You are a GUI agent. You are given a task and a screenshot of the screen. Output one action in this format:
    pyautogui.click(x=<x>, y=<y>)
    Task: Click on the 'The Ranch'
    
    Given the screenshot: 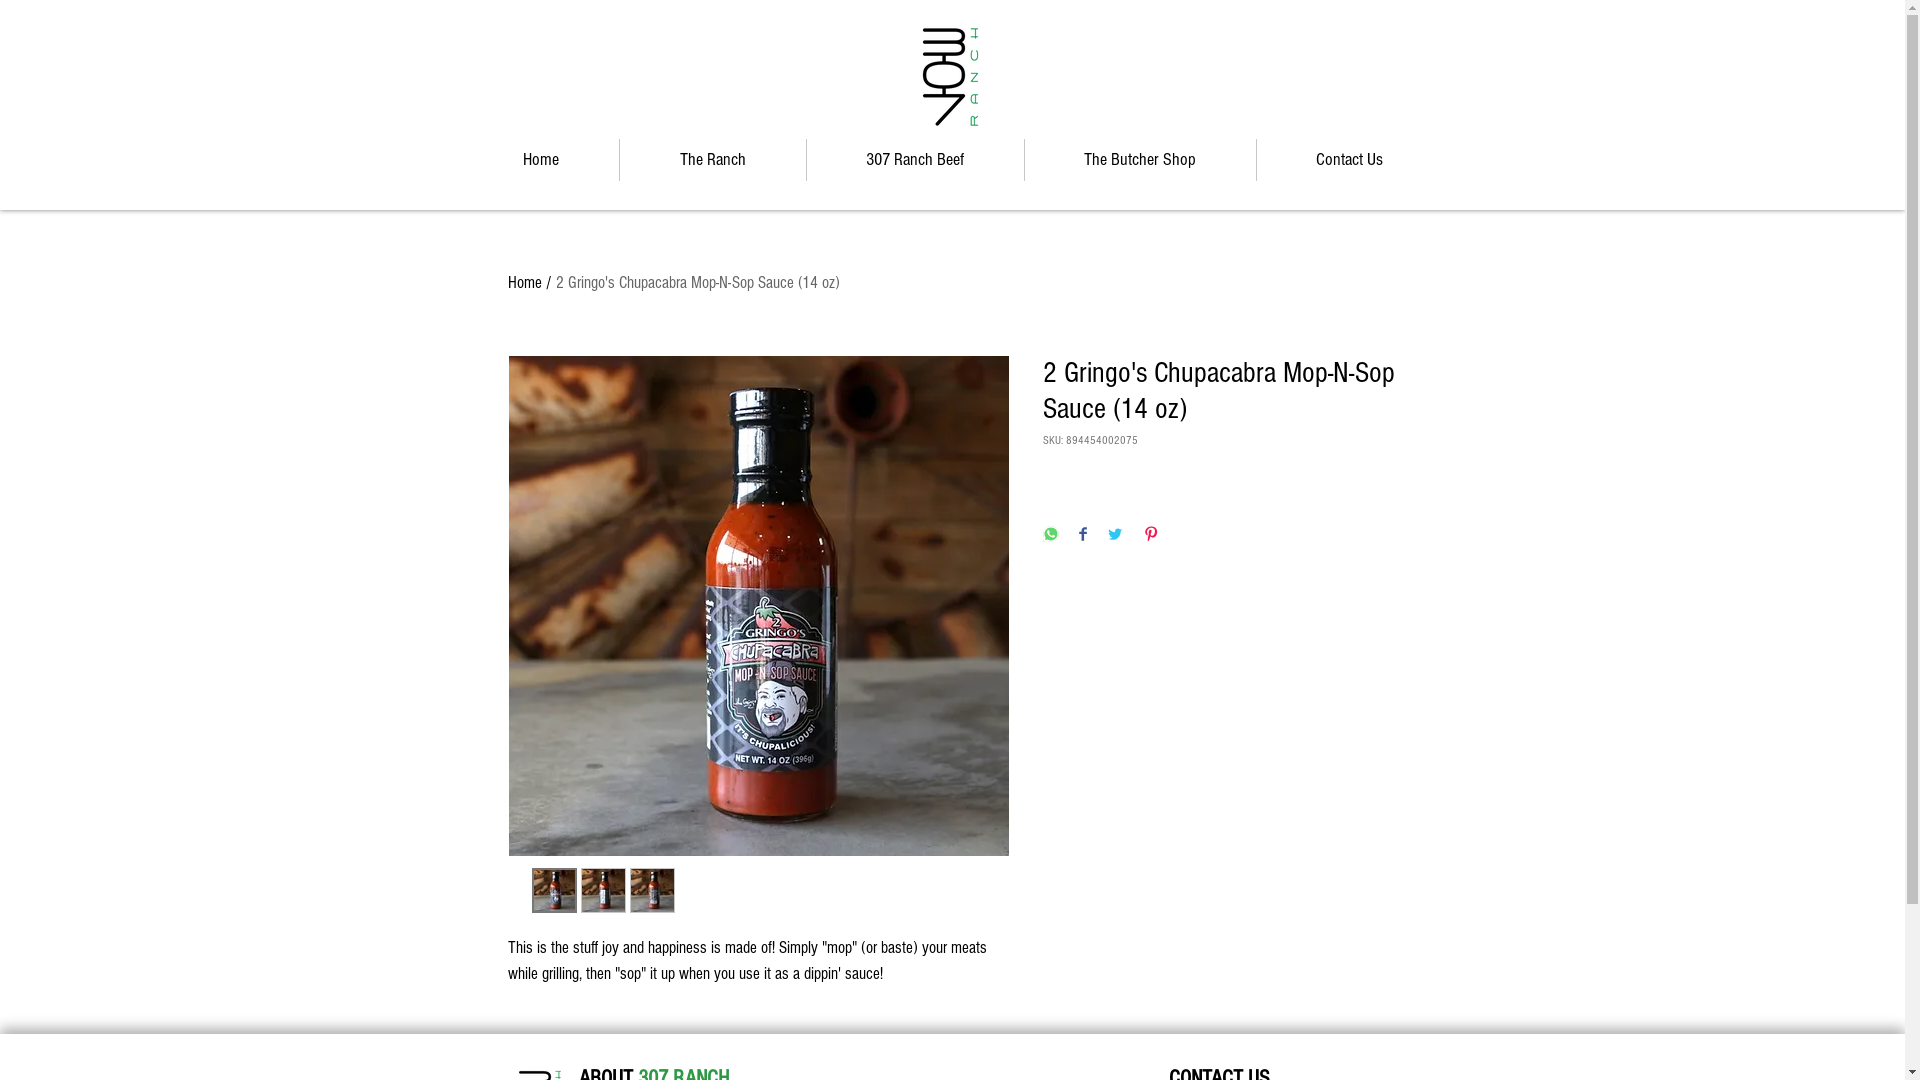 What is the action you would take?
    pyautogui.click(x=713, y=158)
    